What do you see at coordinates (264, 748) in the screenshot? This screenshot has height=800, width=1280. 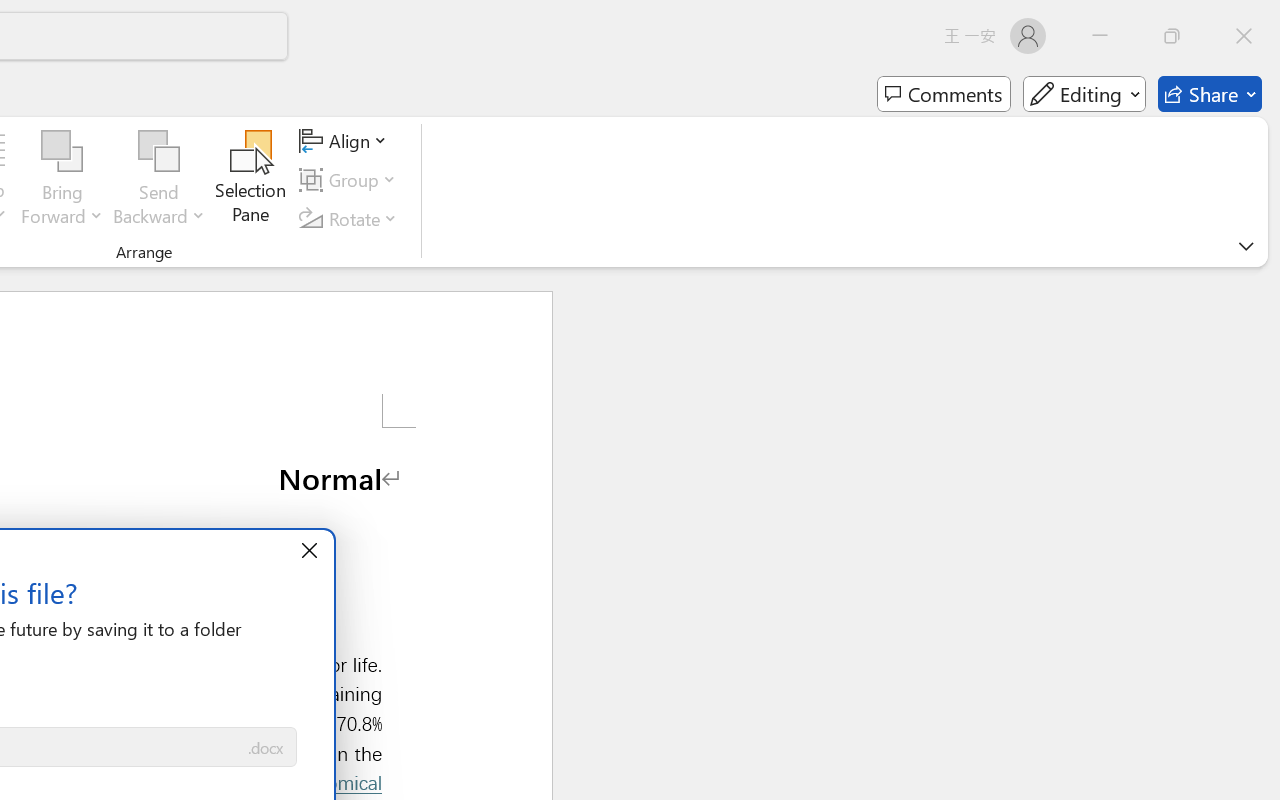 I see `'Save as type'` at bounding box center [264, 748].